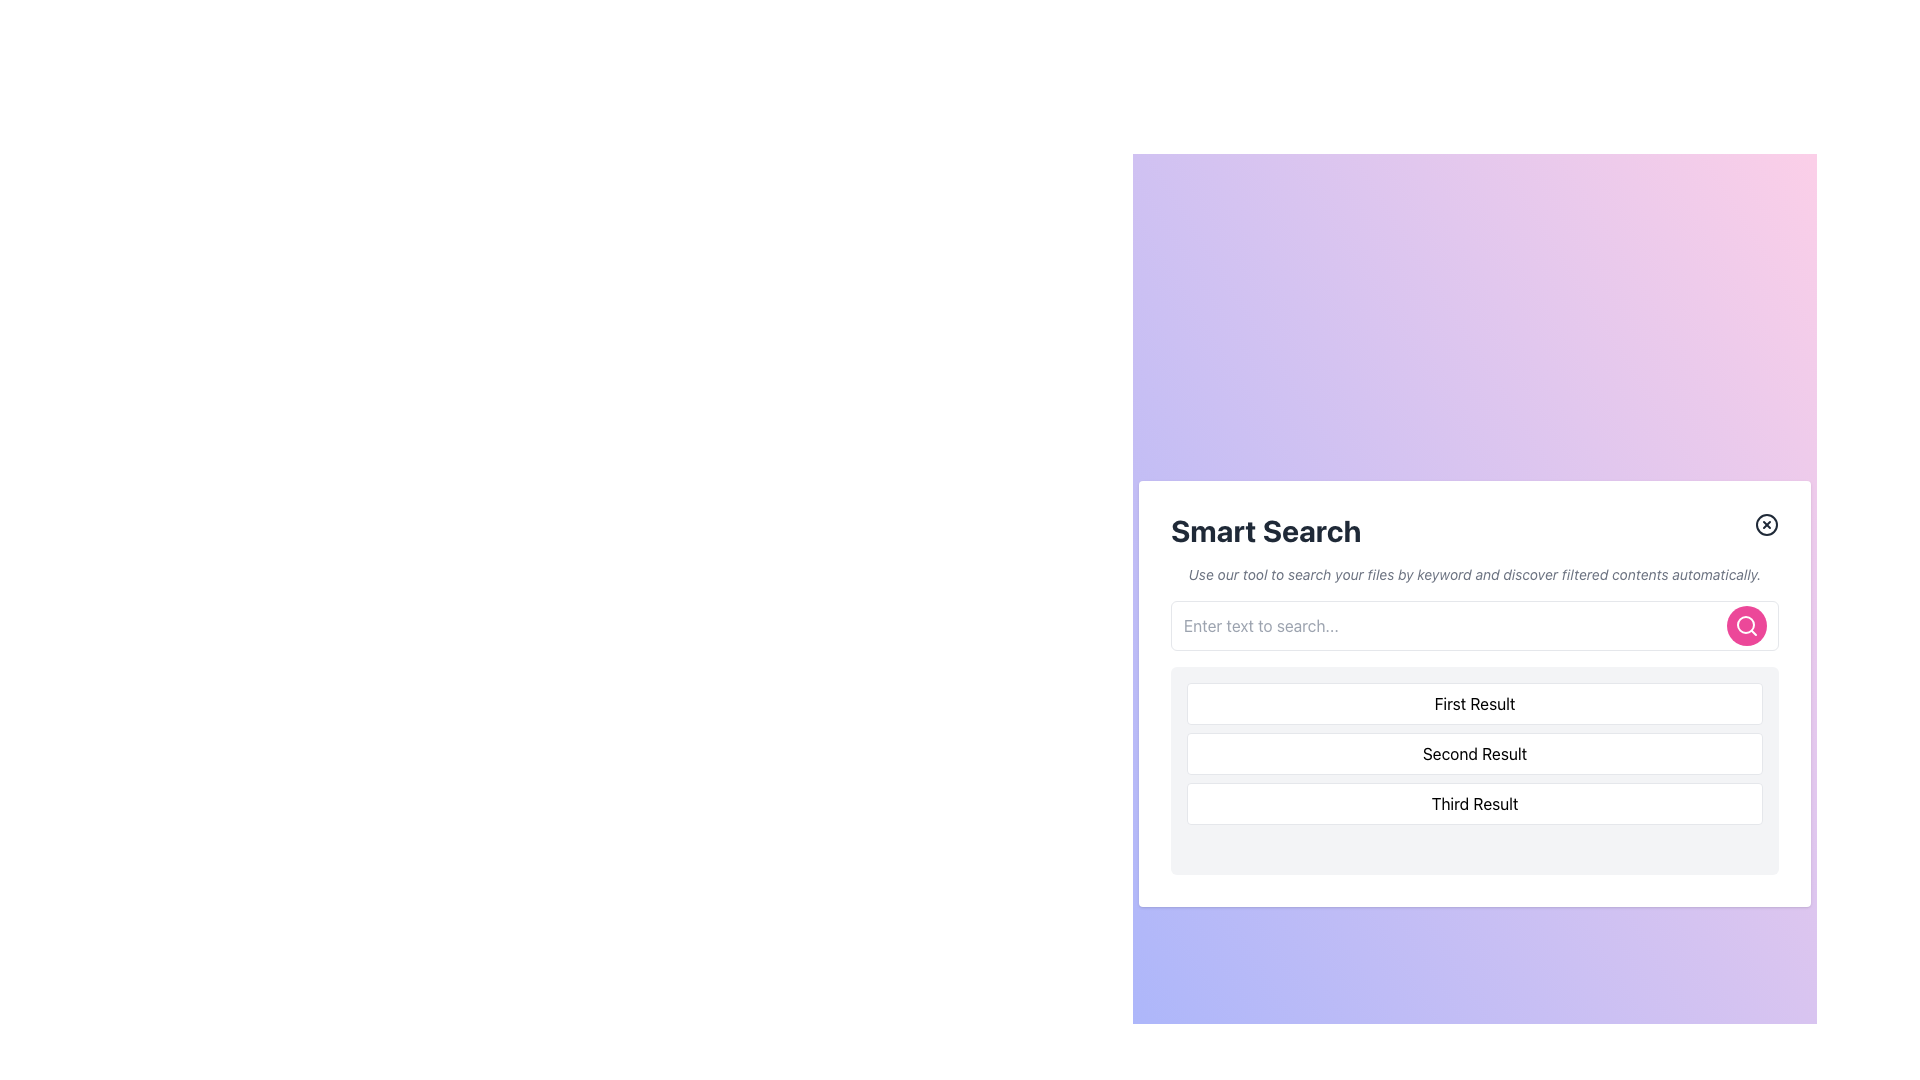 The image size is (1920, 1080). I want to click on the magnifying glass icon located at the top-right corner of the text input box, so click(1746, 624).